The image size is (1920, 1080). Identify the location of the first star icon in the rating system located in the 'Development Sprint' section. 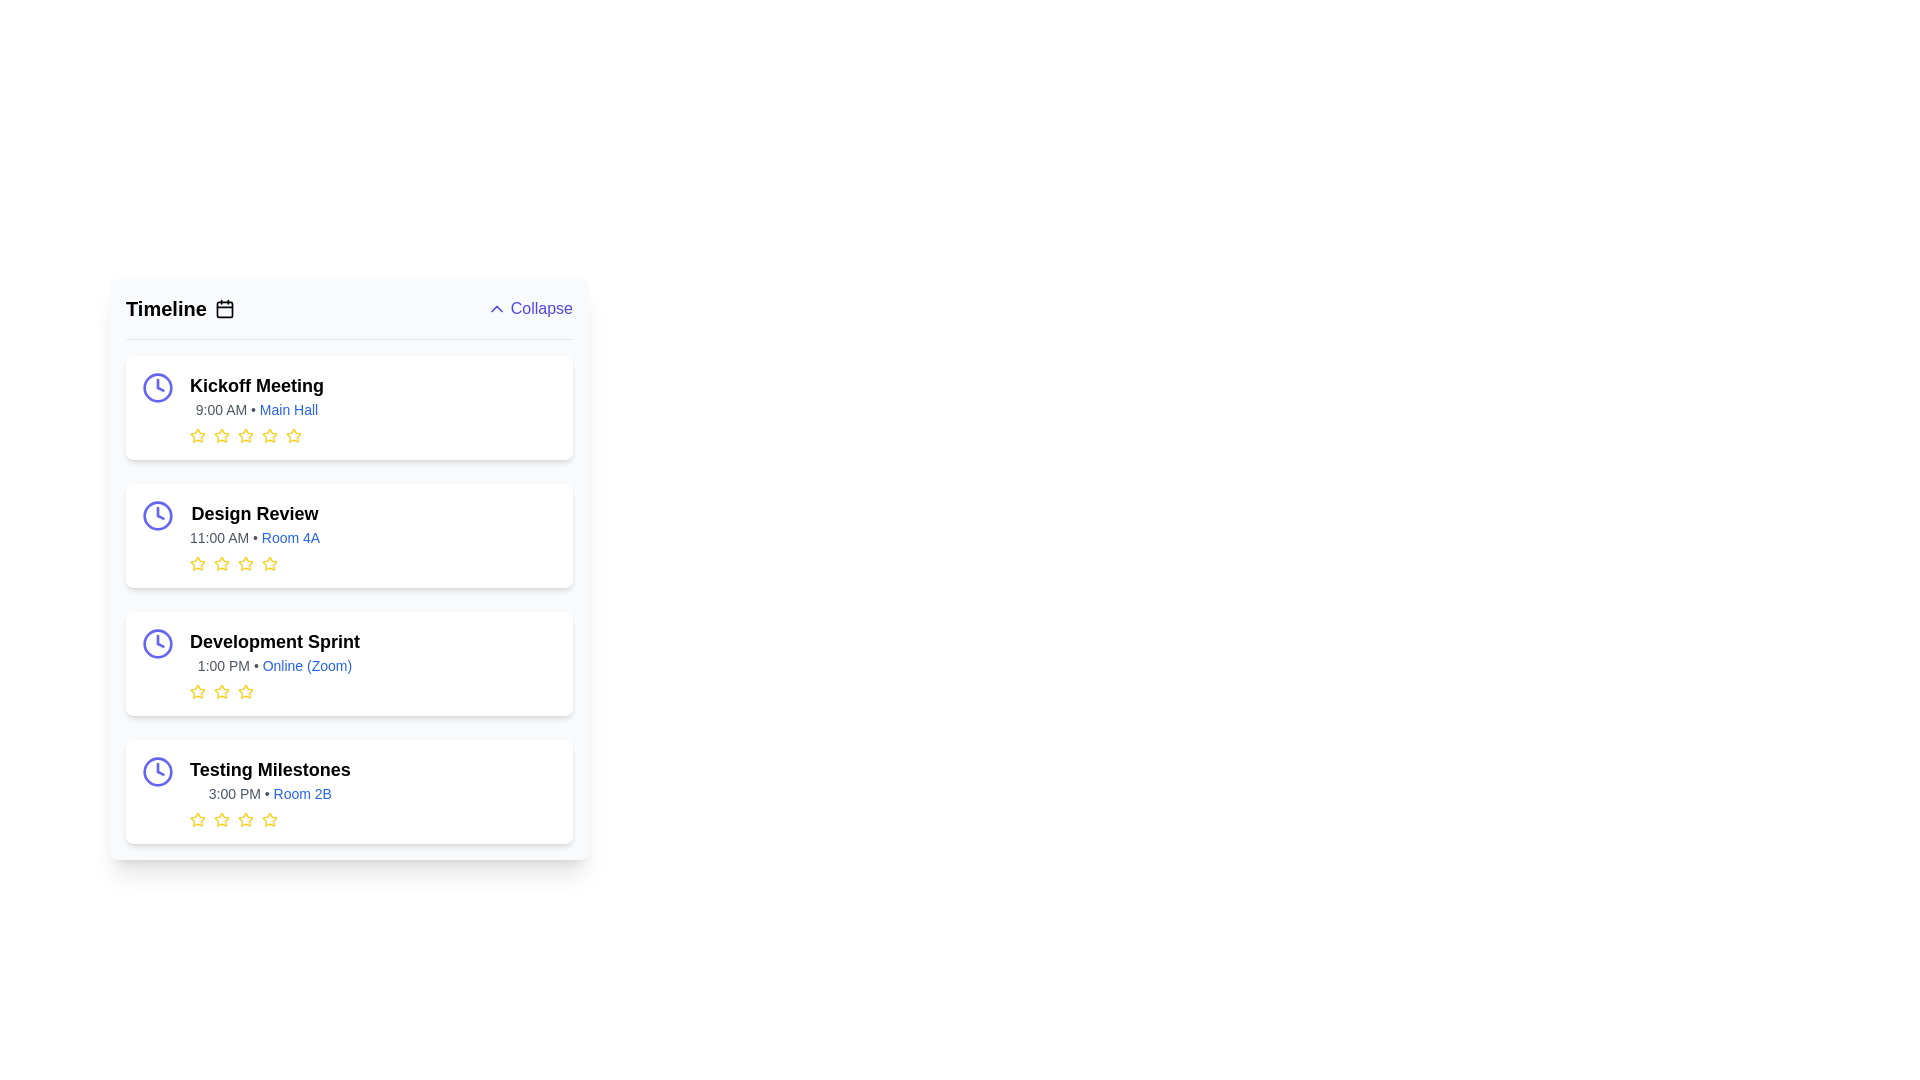
(197, 690).